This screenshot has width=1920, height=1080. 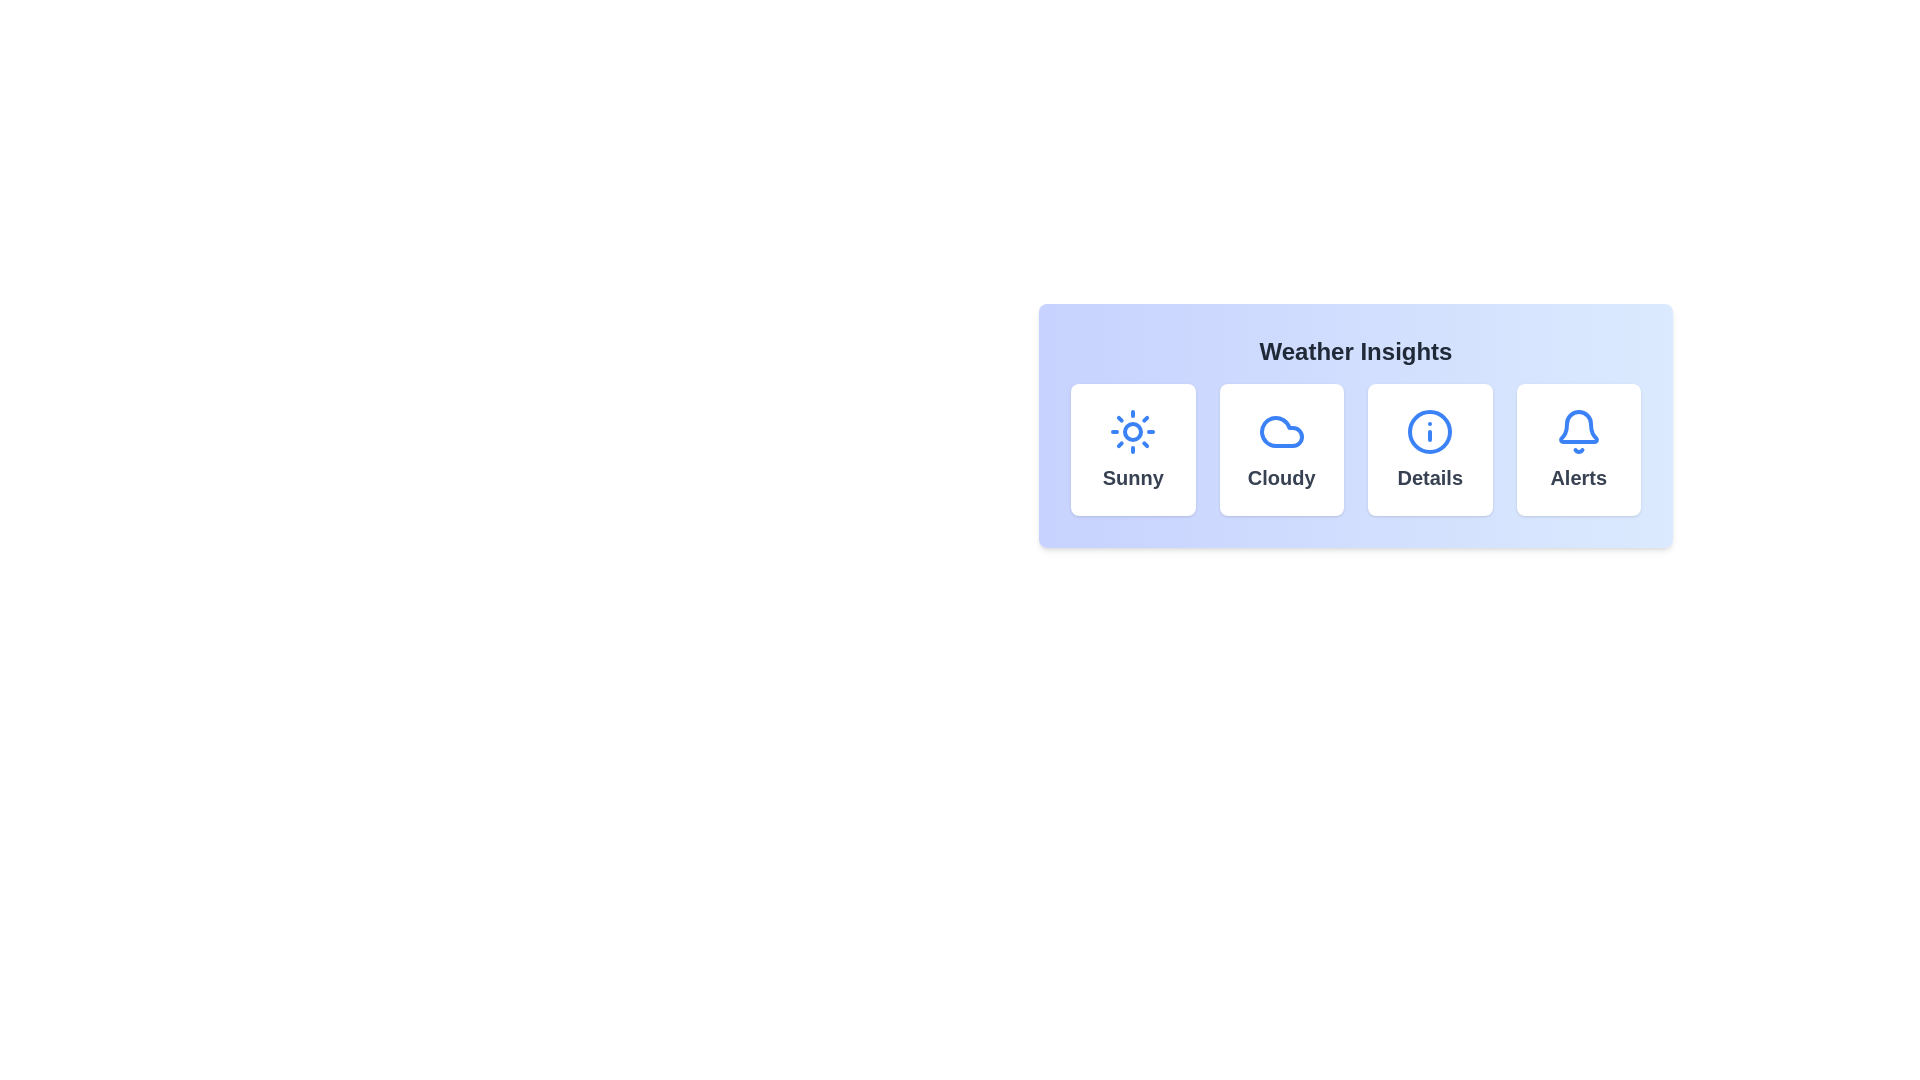 What do you see at coordinates (1429, 478) in the screenshot?
I see `the non-interactive Text Label that describes the purpose of the associated card in the 'Weather Insights' section, positioned beneath the circular 'info' icon` at bounding box center [1429, 478].